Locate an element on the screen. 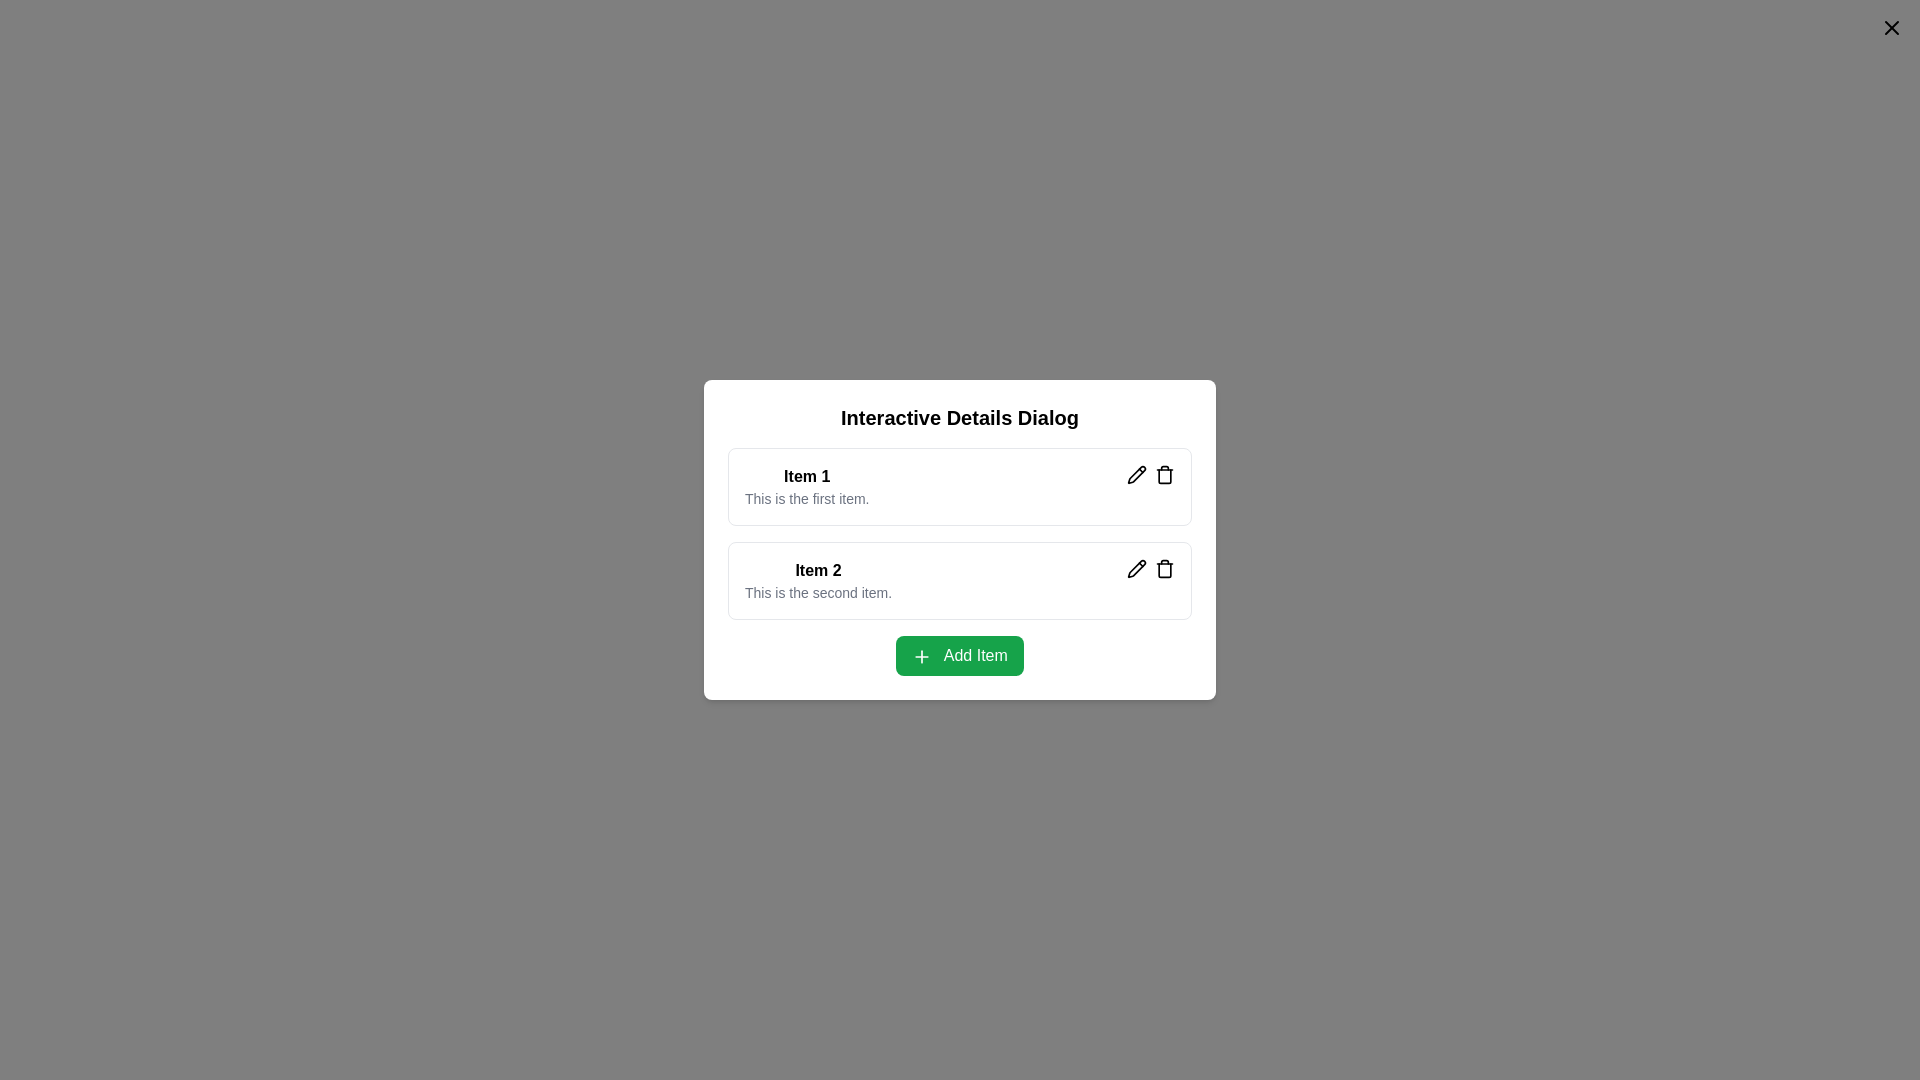 The image size is (1920, 1080). the trash can icon in the bottom-right corner of the second item block is located at coordinates (1151, 569).